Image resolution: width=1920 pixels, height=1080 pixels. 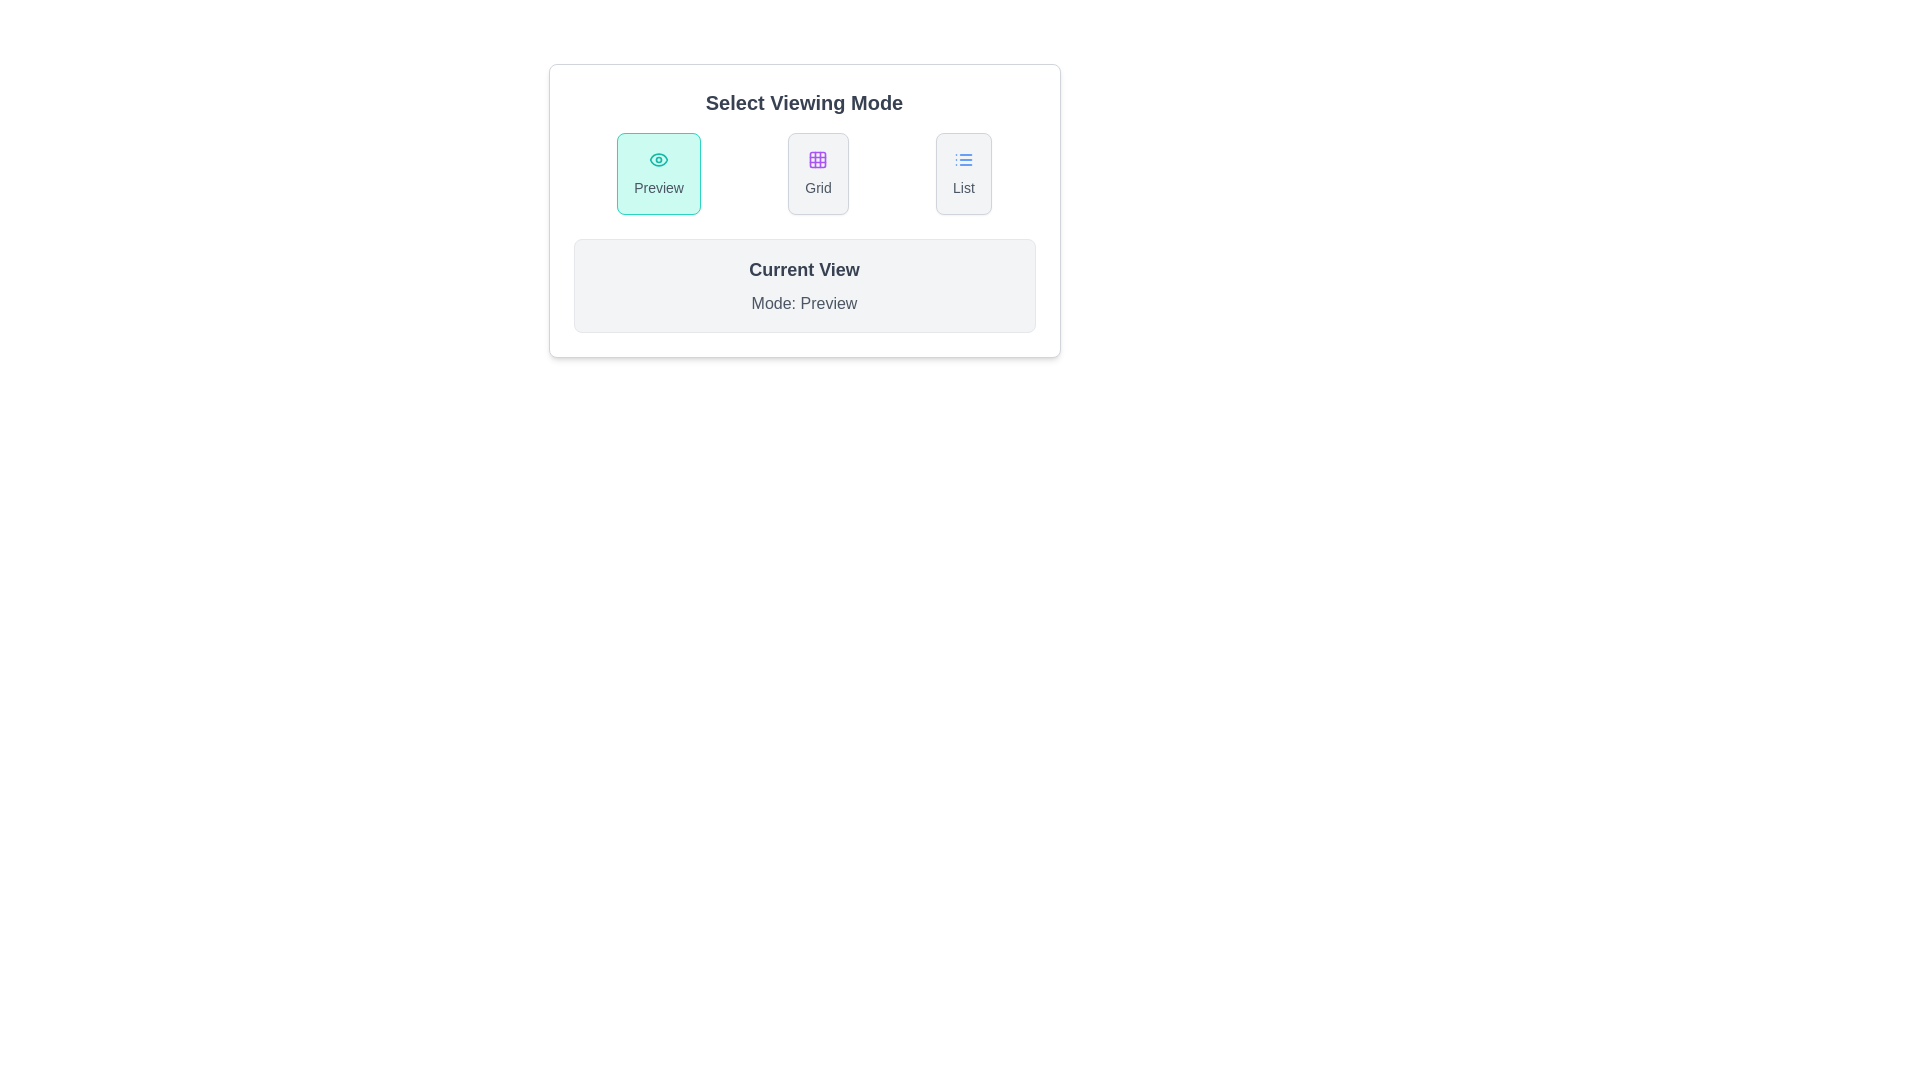 What do you see at coordinates (818, 172) in the screenshot?
I see `the 'Grid' selection button` at bounding box center [818, 172].